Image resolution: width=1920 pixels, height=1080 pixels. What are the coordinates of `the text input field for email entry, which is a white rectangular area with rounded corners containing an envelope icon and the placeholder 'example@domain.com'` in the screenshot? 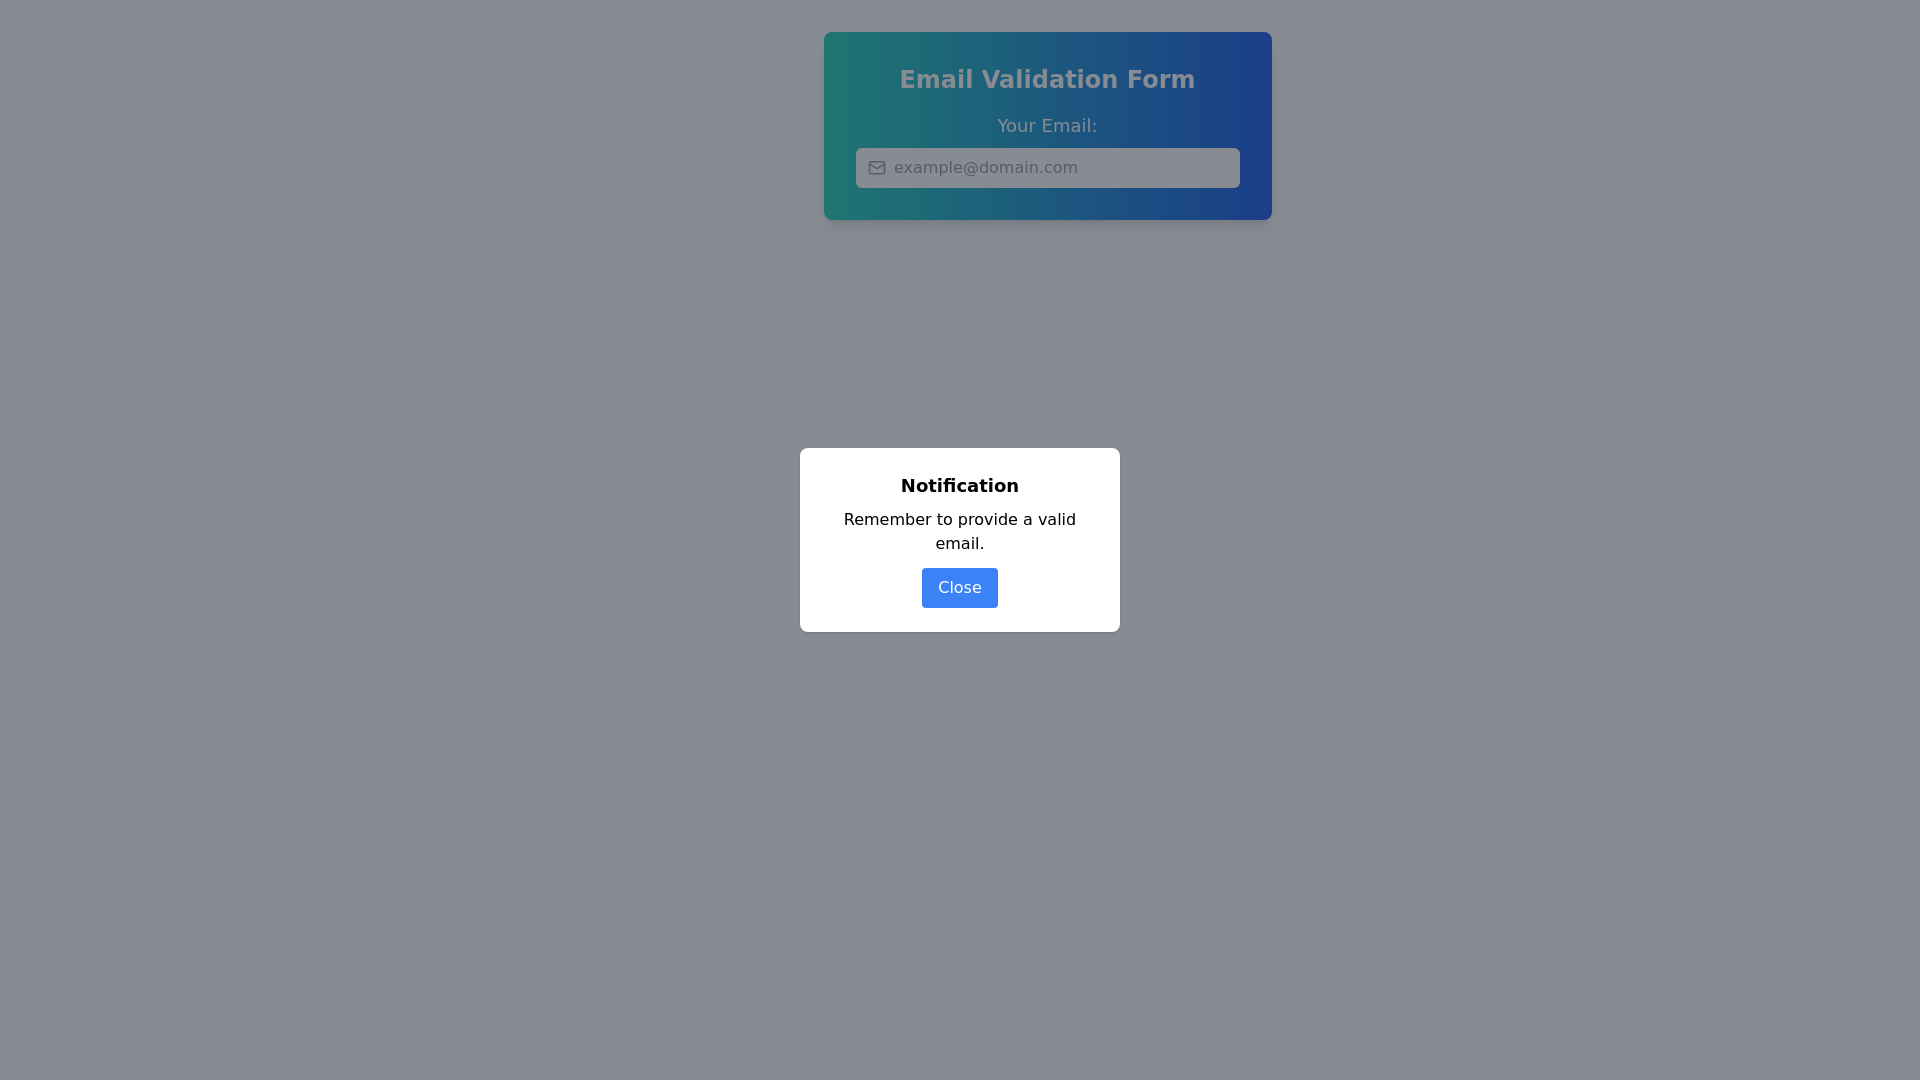 It's located at (1046, 167).